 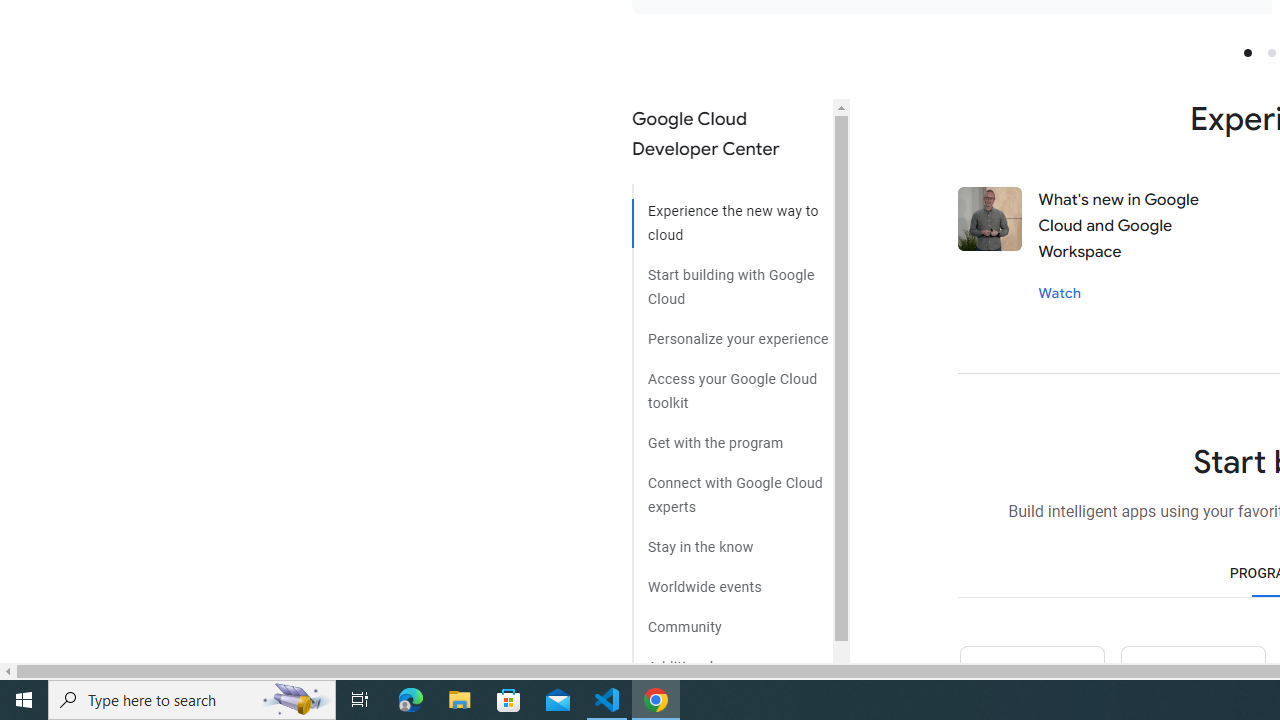 What do you see at coordinates (731, 579) in the screenshot?
I see `'Worldwide events'` at bounding box center [731, 579].